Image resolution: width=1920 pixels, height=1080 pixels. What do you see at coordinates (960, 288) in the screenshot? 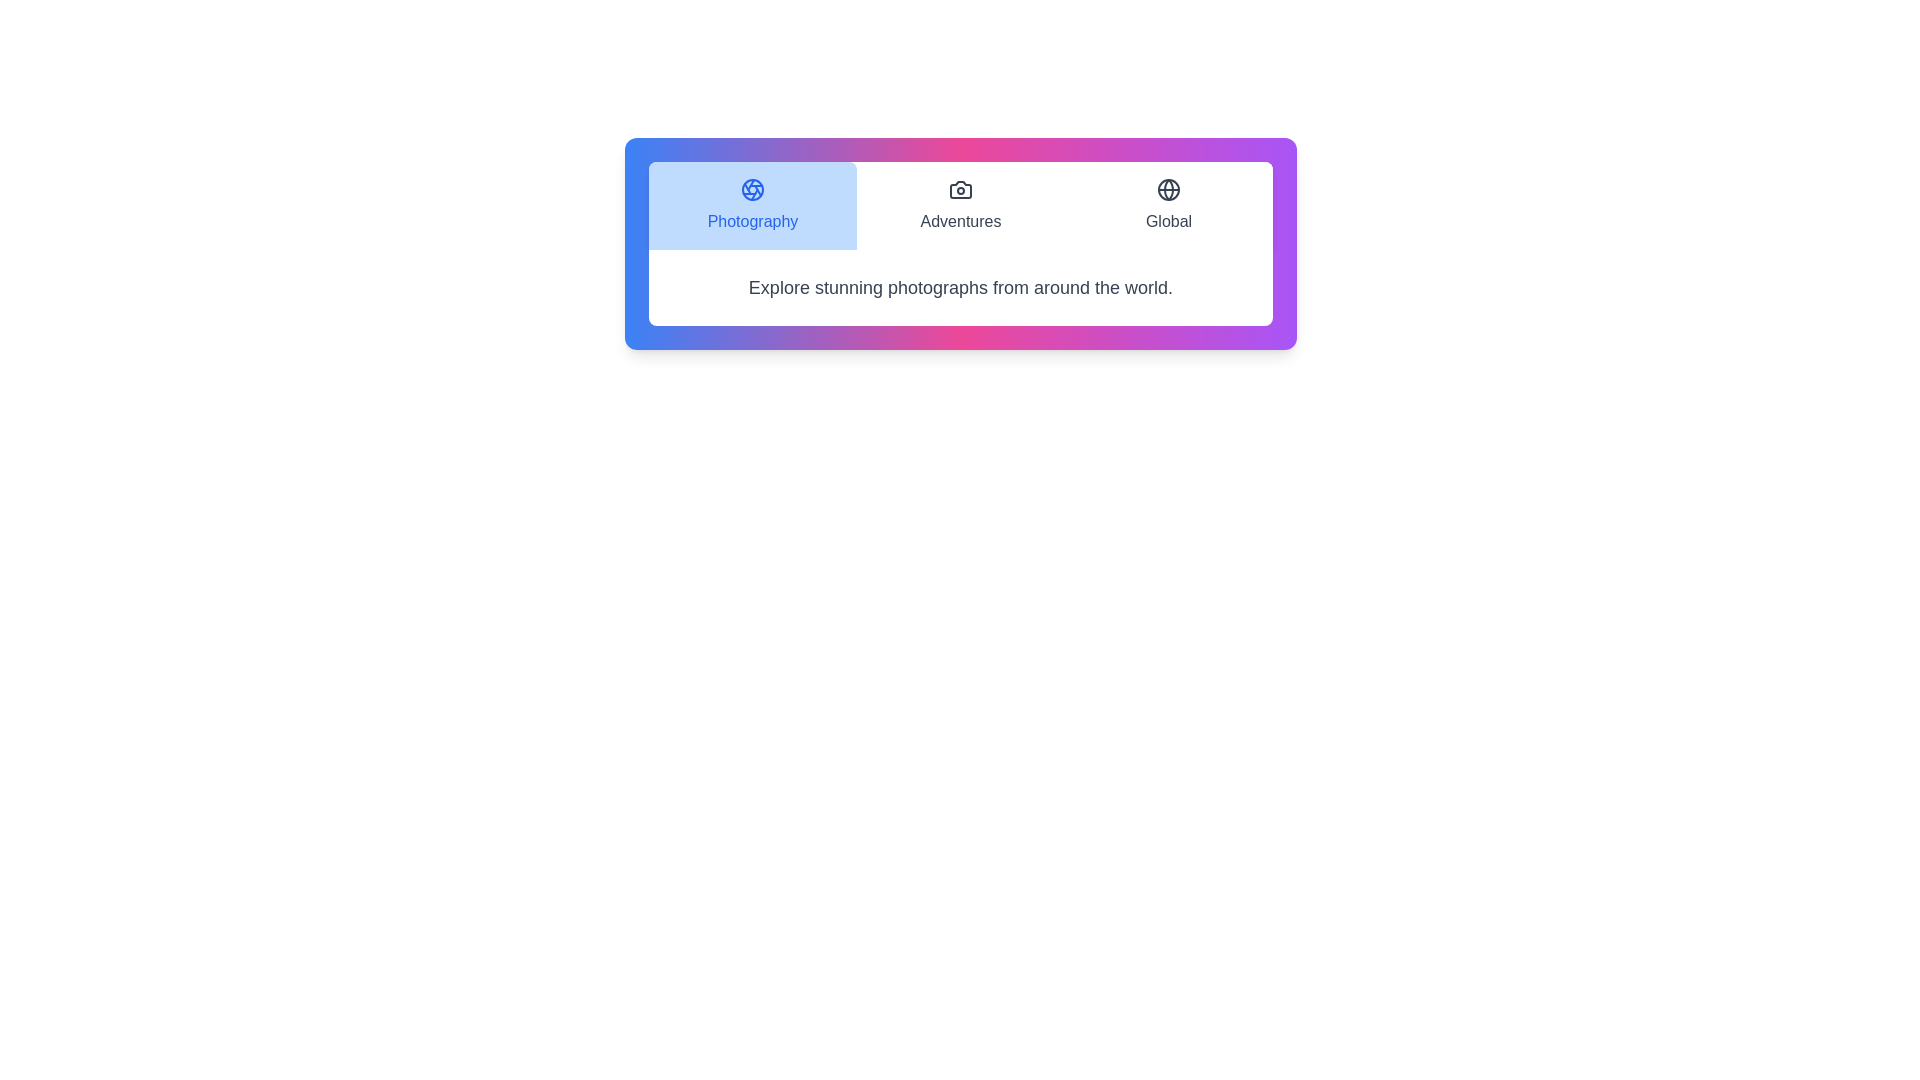
I see `the descriptive tagline text located at the bottom of the section containing the icons for 'Photography,' 'Adventures,' and 'Global.'` at bounding box center [960, 288].